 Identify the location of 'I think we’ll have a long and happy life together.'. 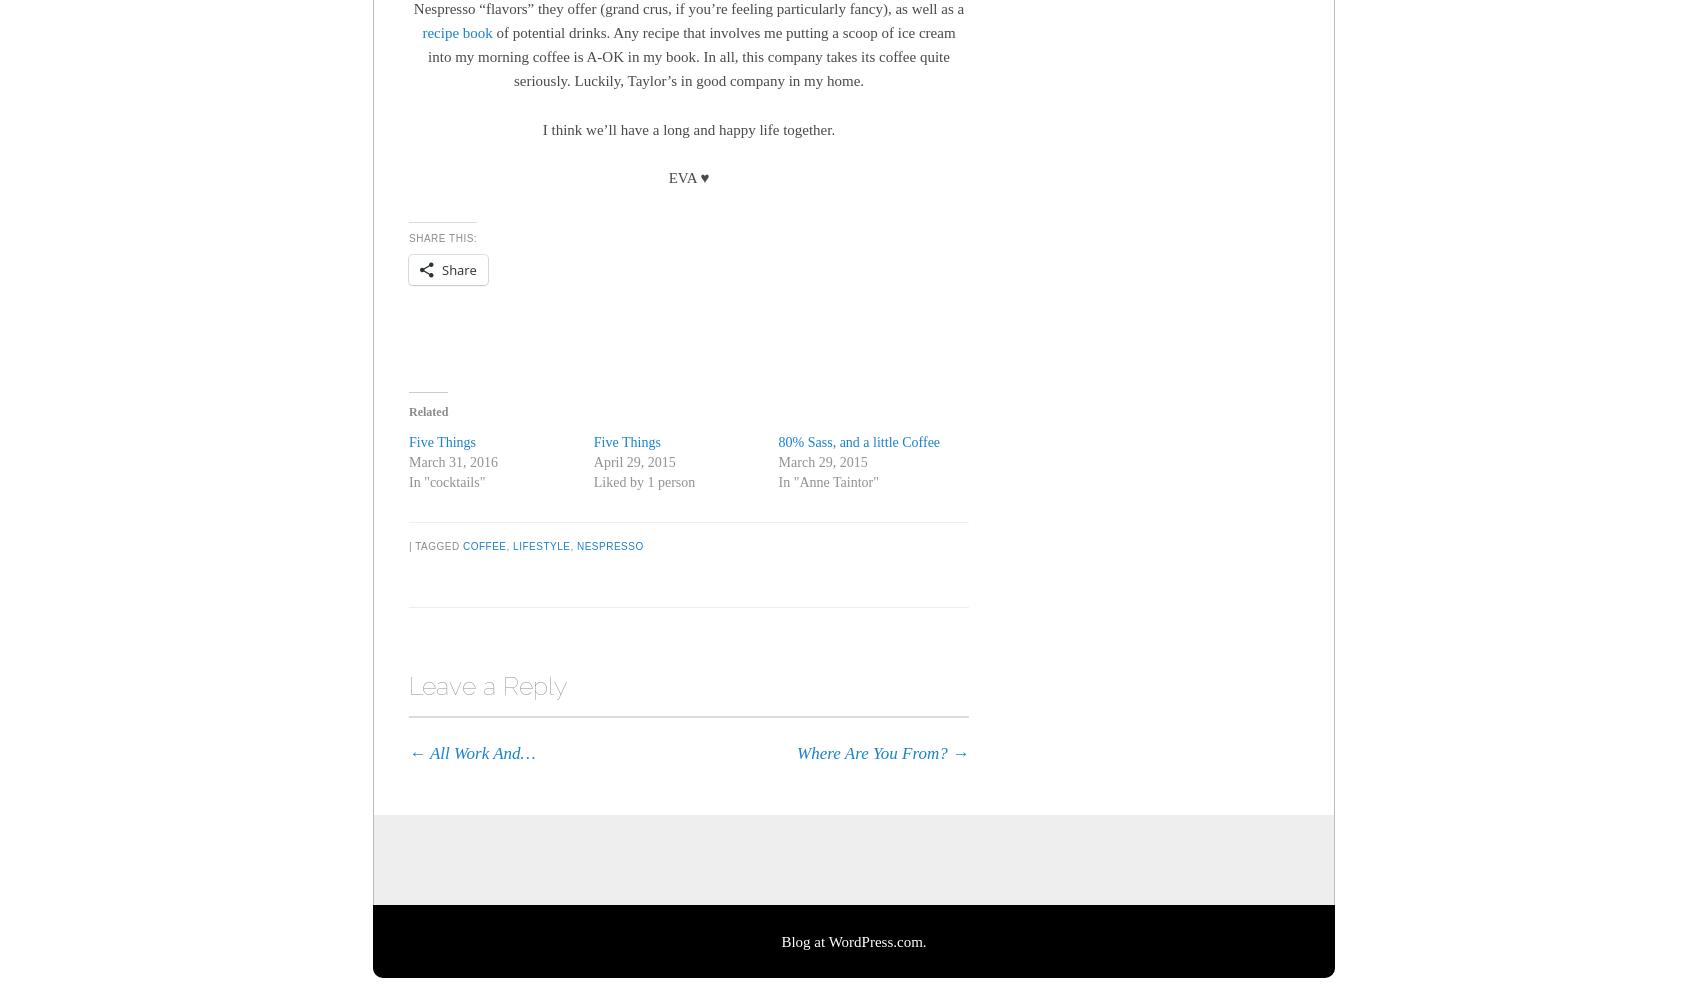
(541, 127).